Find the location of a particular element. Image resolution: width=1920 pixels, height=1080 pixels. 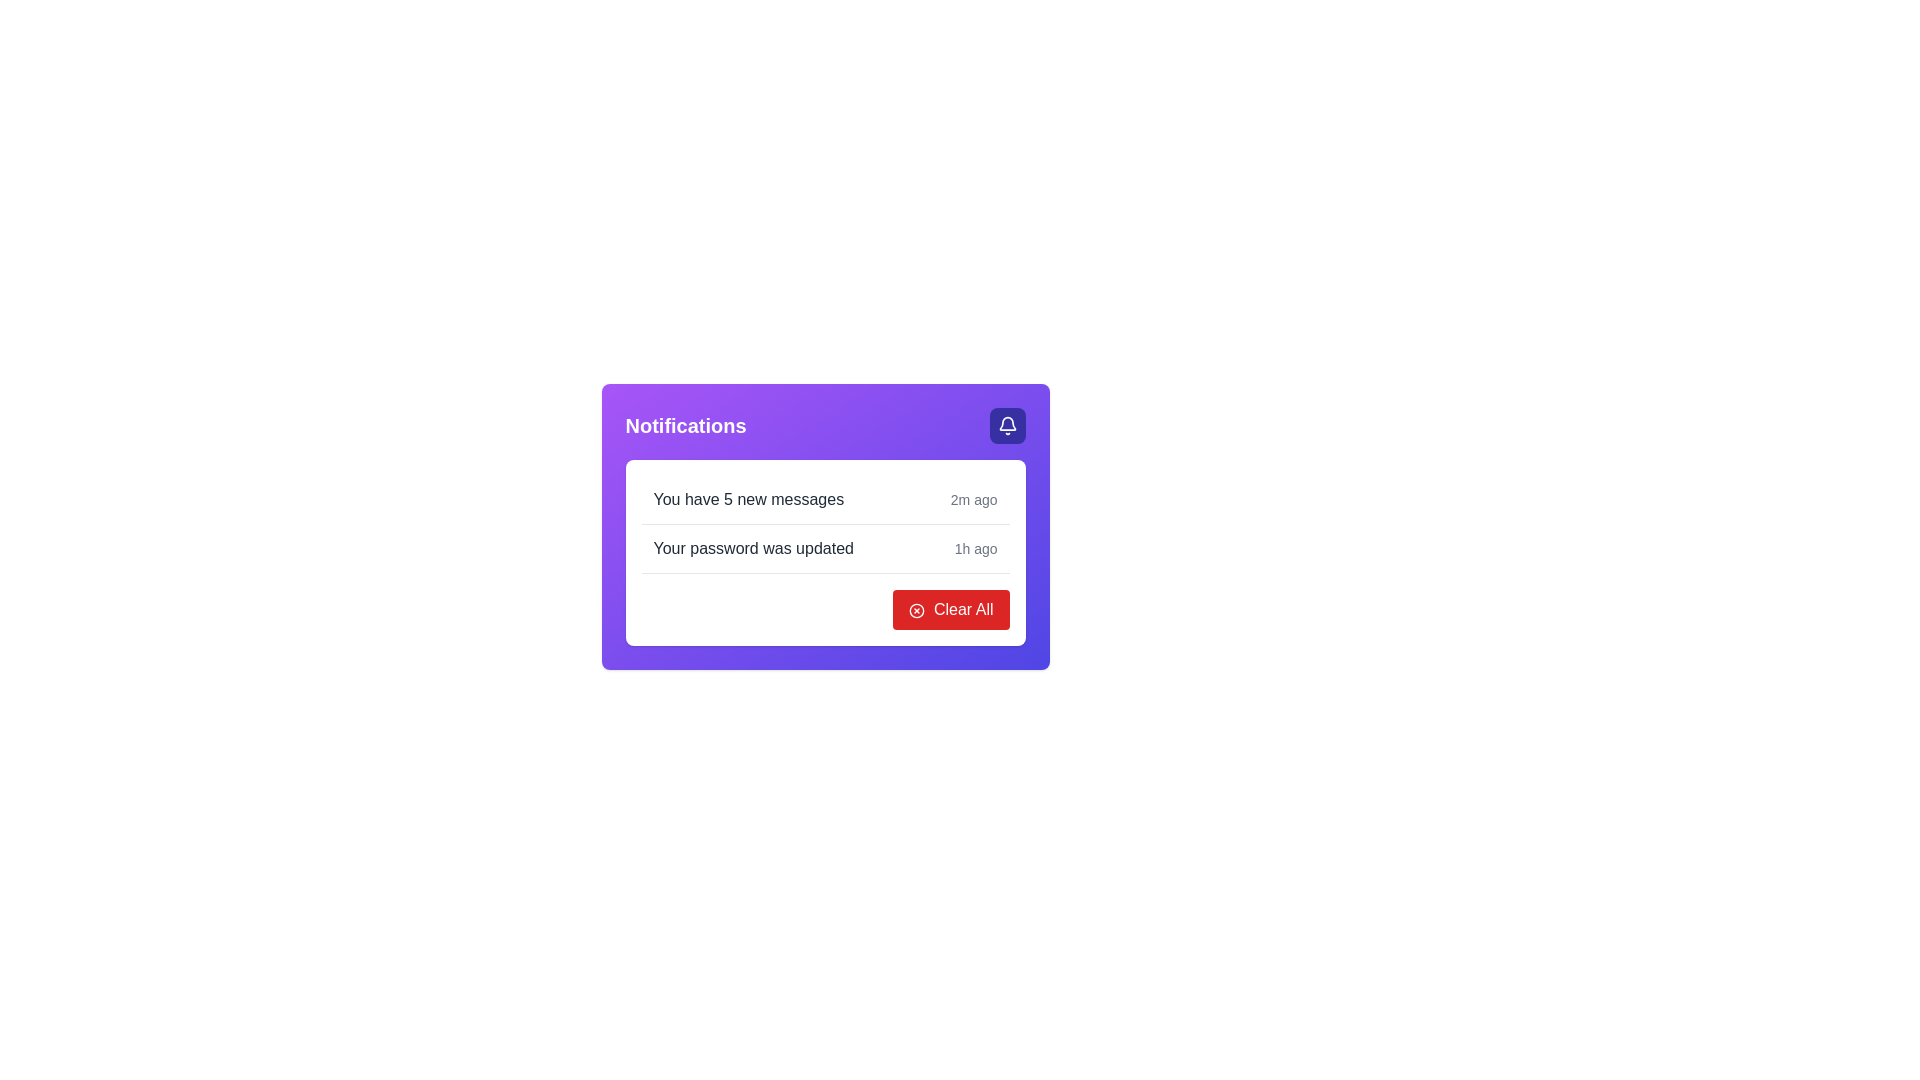

the clear notifications button located at the bottom-right corner of the purple notification panel for tooltip or visual feedback is located at coordinates (950, 608).